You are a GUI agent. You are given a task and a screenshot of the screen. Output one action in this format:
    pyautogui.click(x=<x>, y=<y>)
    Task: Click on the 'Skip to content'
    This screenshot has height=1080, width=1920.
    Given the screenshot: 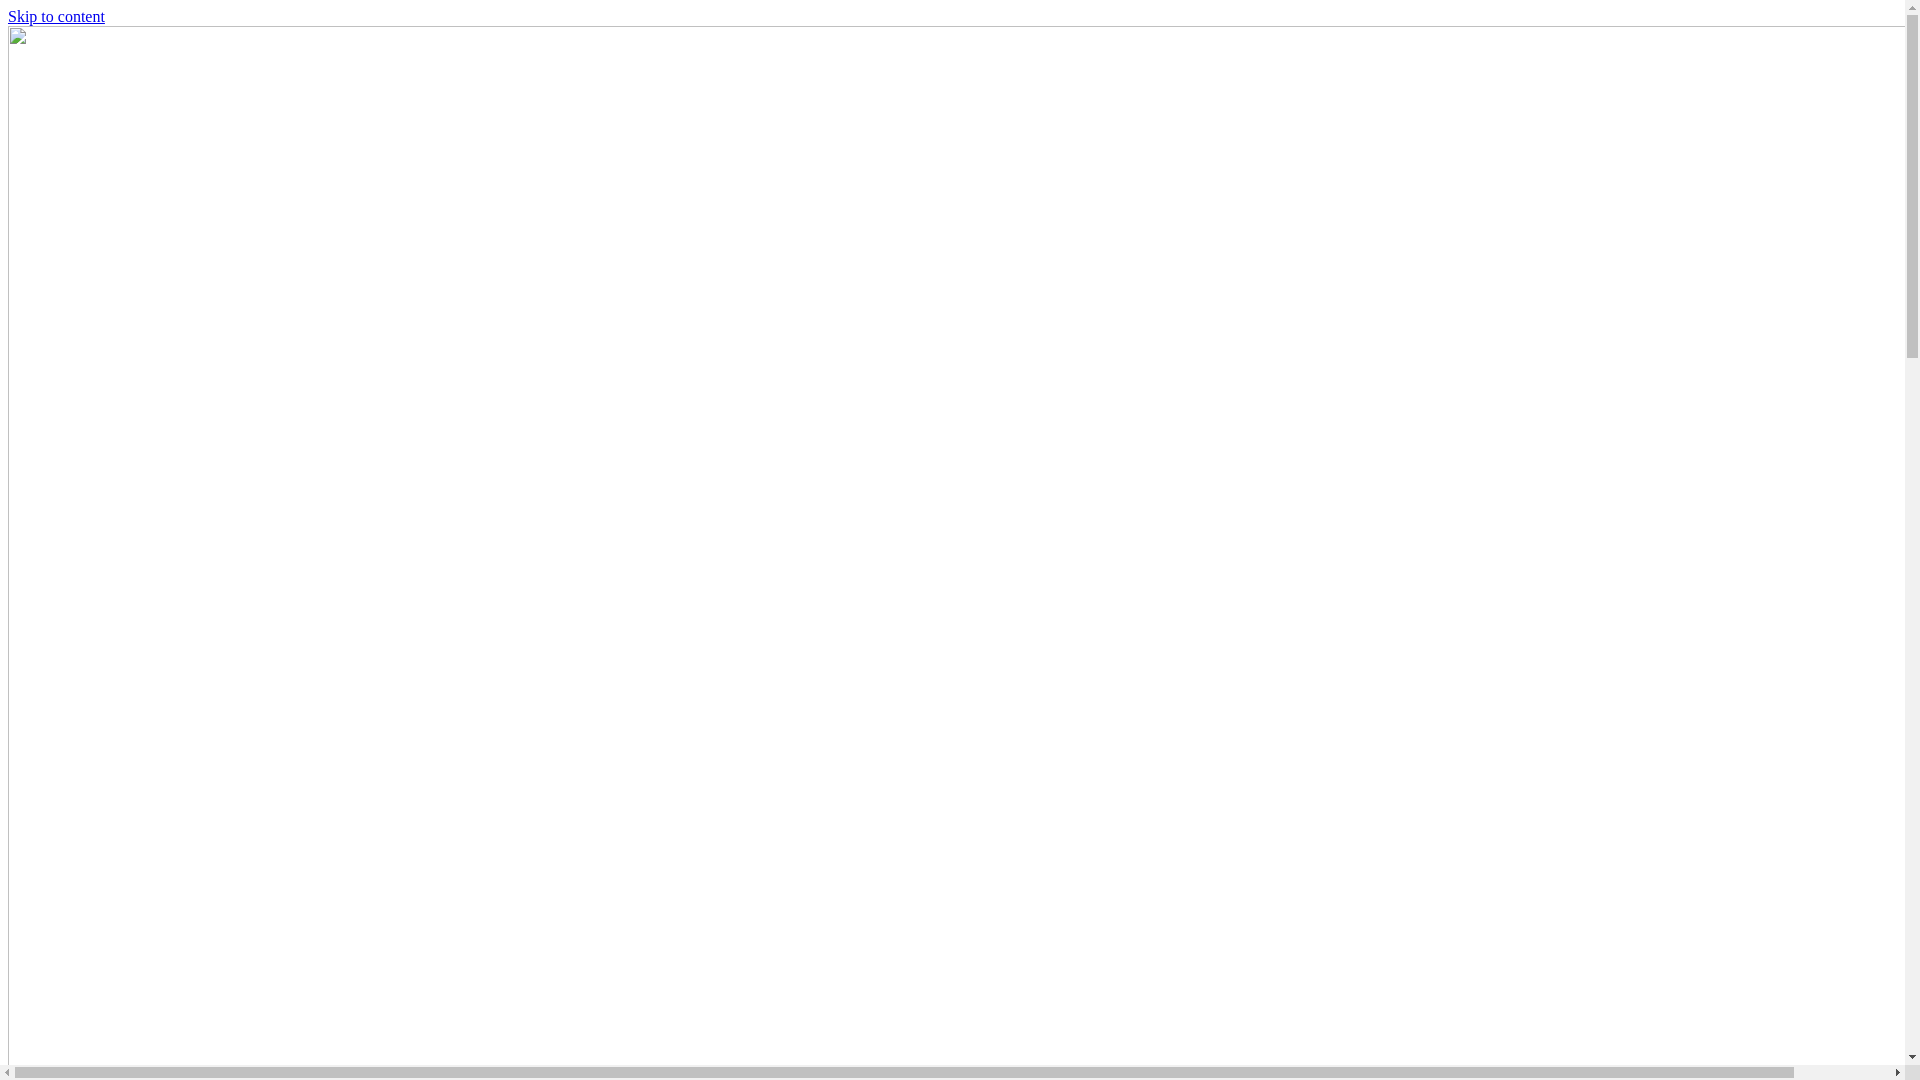 What is the action you would take?
    pyautogui.click(x=56, y=16)
    